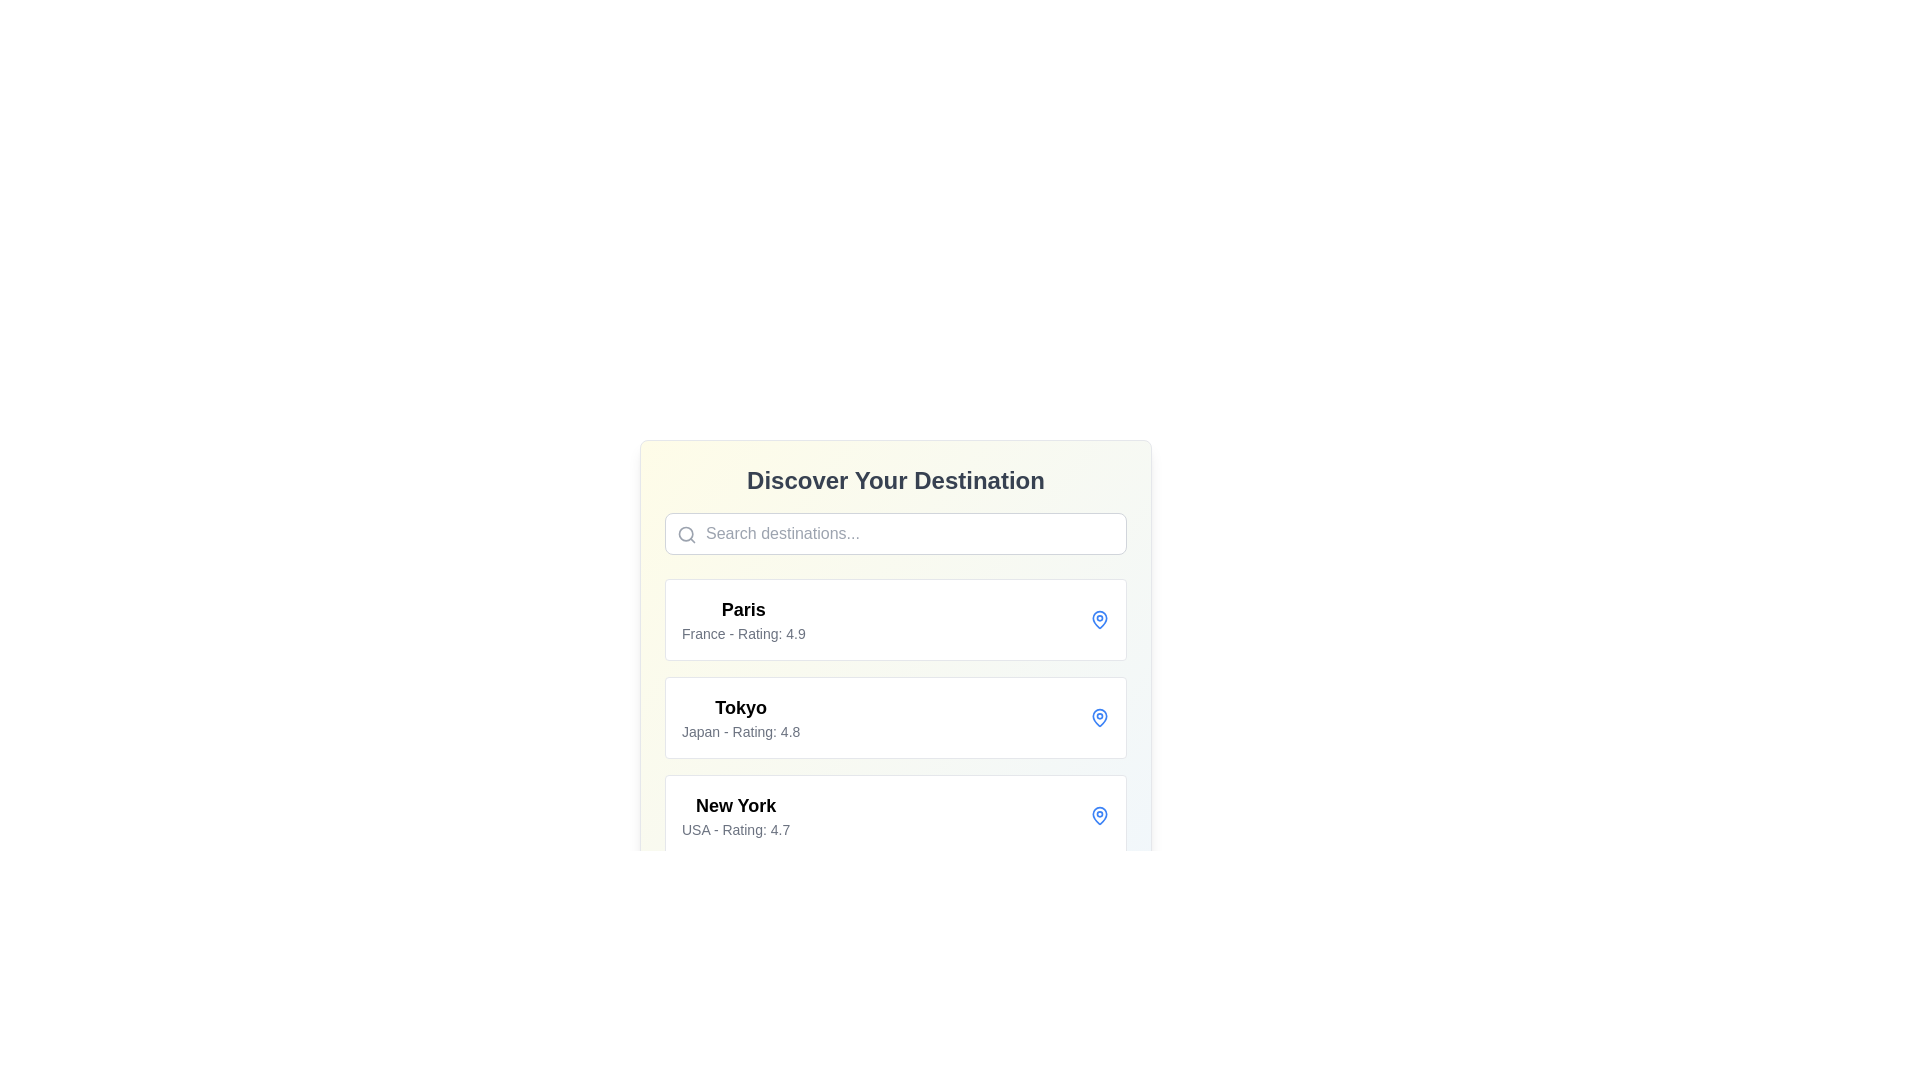 This screenshot has height=1080, width=1920. What do you see at coordinates (740, 716) in the screenshot?
I see `the text block containing the title 'Tokyo' and the smaller text 'Japan - Rating: 4.8', which is the second item under 'Discover Your Destination'` at bounding box center [740, 716].